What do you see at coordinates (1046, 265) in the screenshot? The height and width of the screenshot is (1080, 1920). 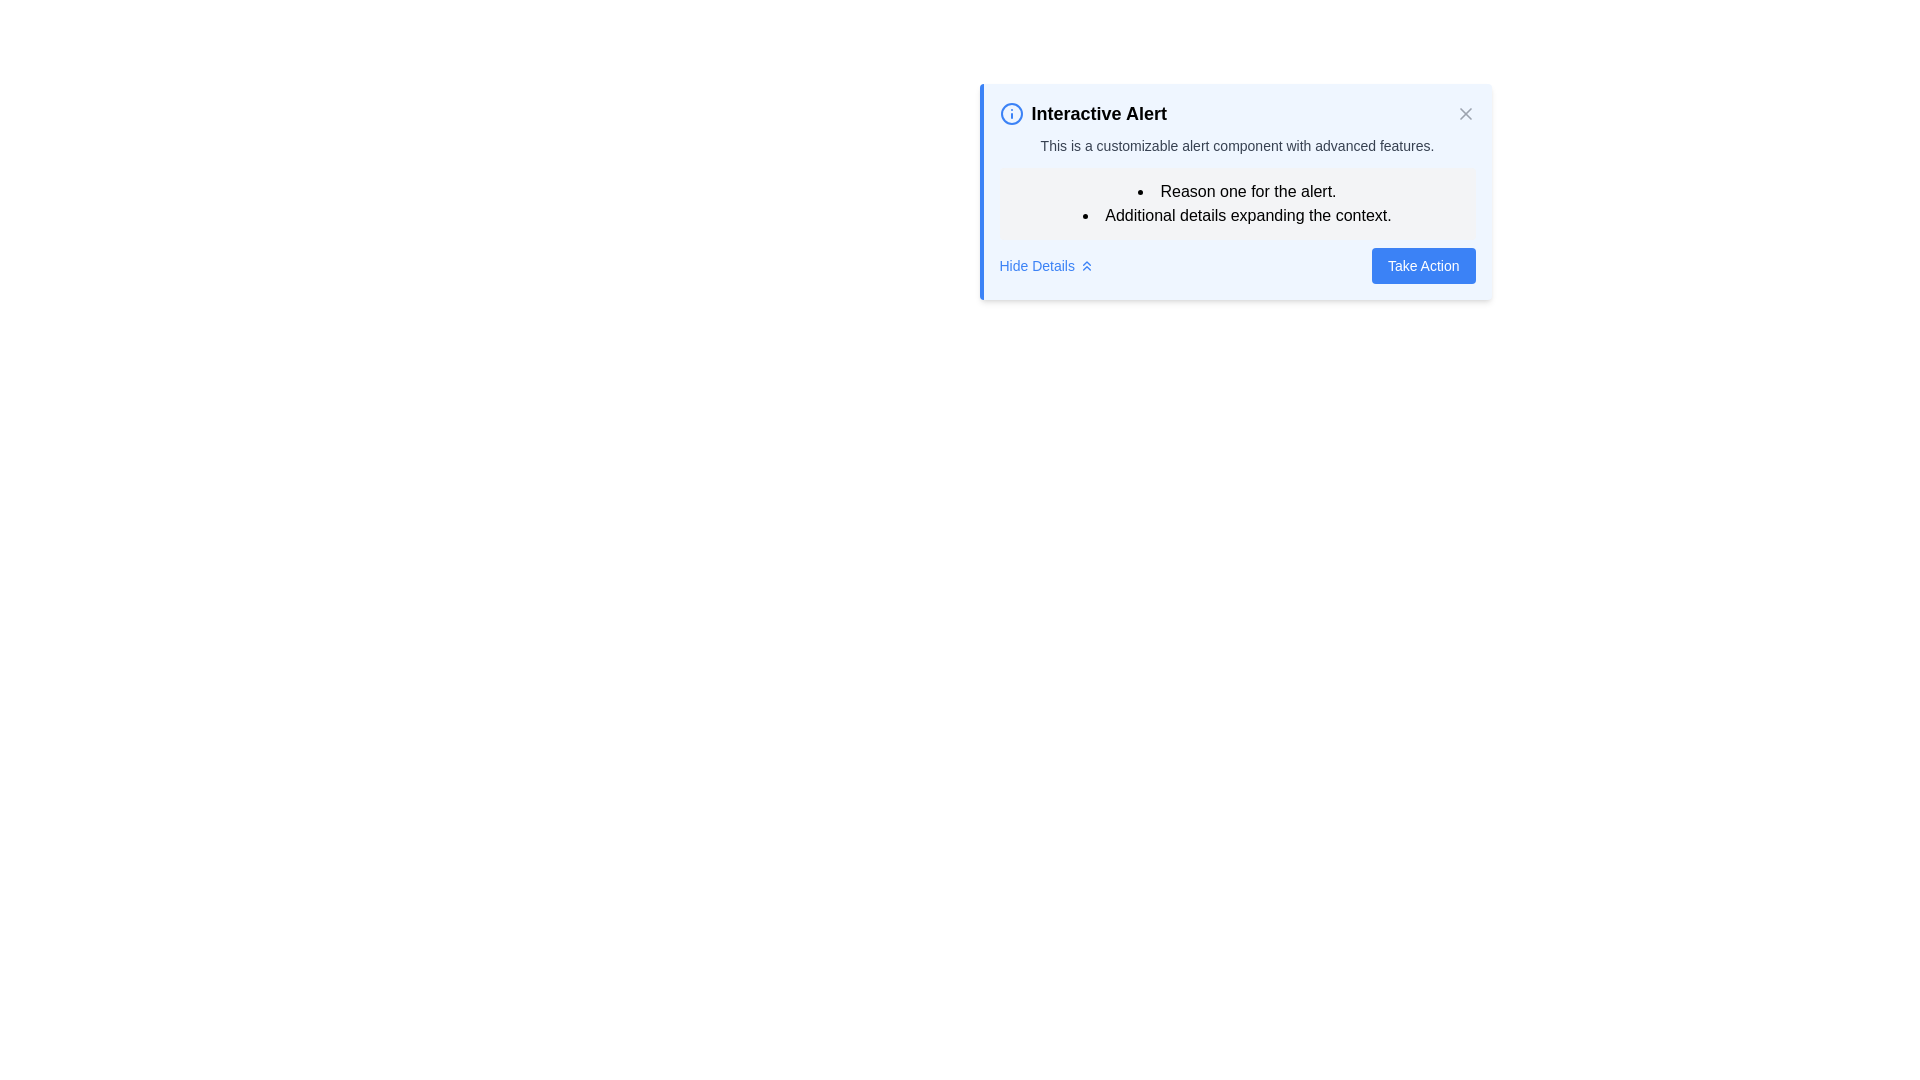 I see `the 'Hide Details' interactive link styled in blue with an upward chevron icon for keyboard navigation` at bounding box center [1046, 265].